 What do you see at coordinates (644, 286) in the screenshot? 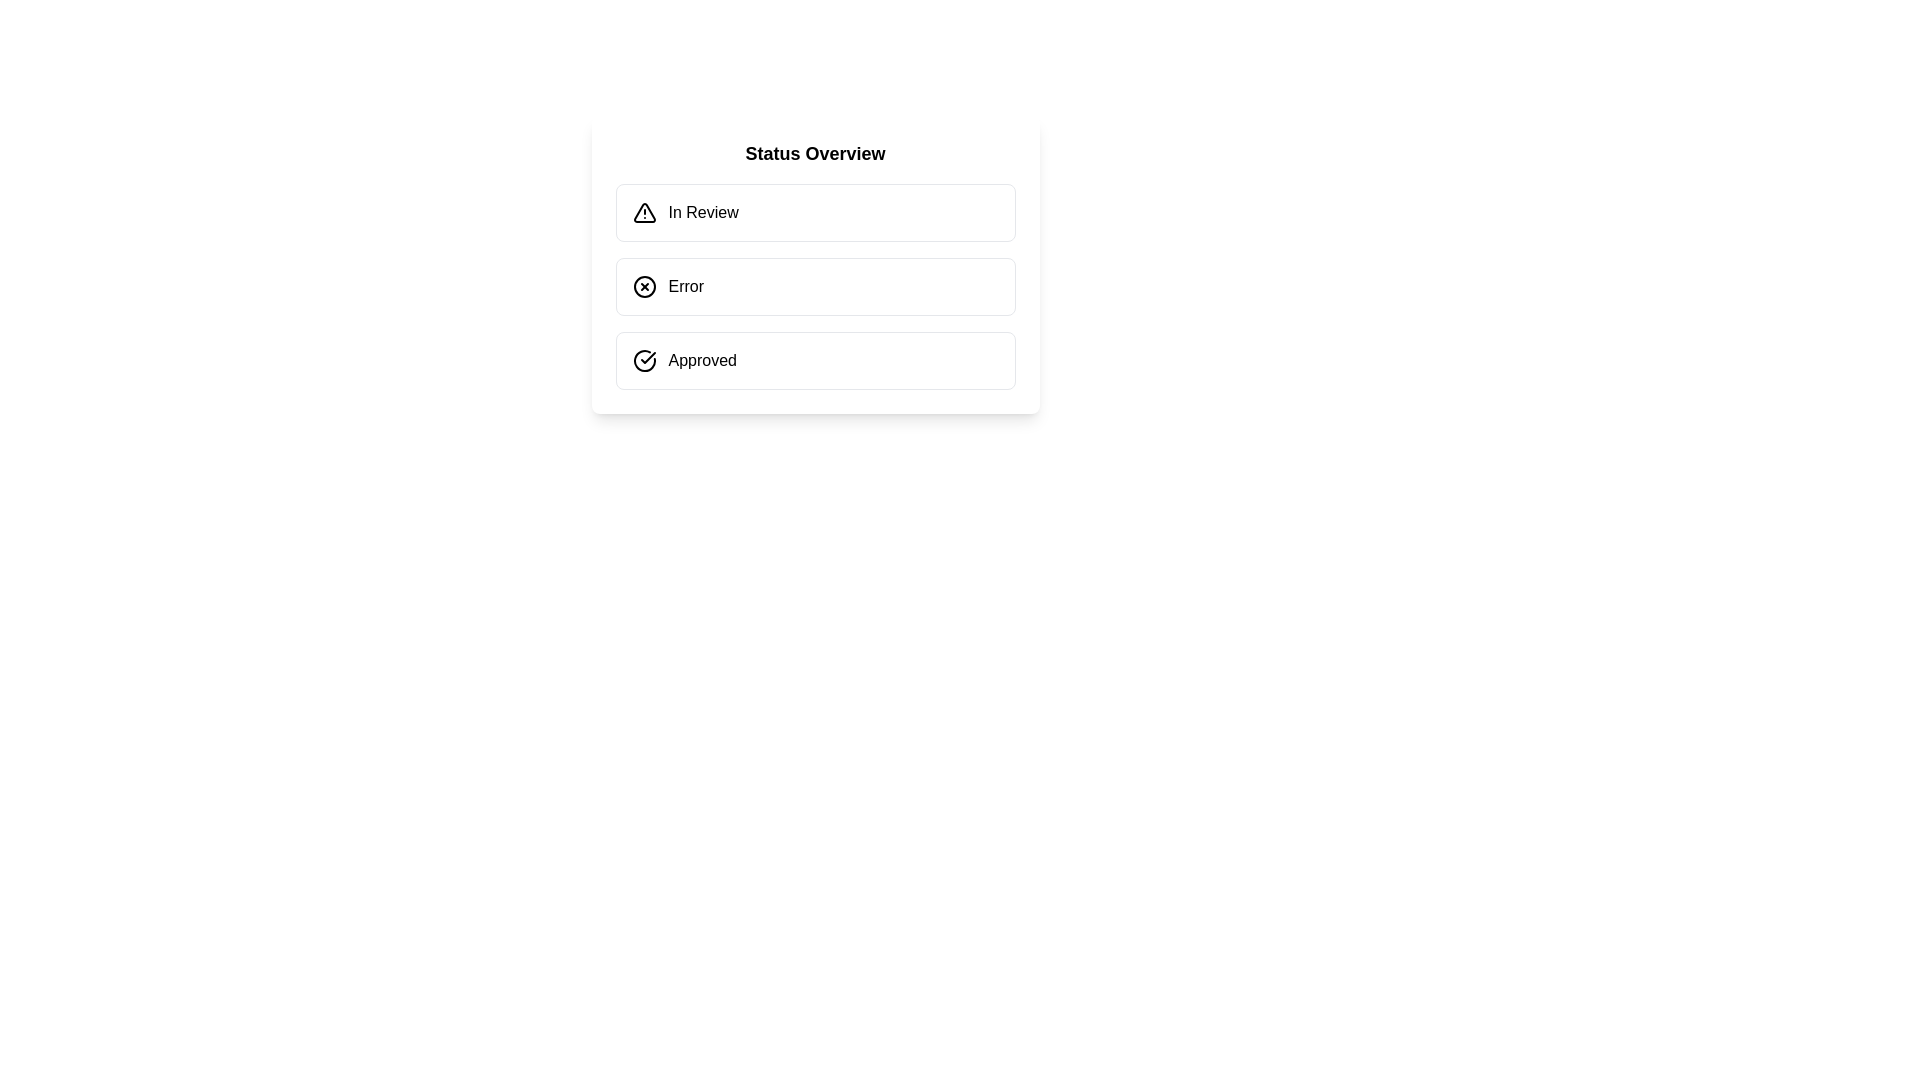
I see `the 'Error' status icon, which is a circular outline with a cross, located on the left side of the 'Error' label in the second row of the 'Status Overview' card` at bounding box center [644, 286].